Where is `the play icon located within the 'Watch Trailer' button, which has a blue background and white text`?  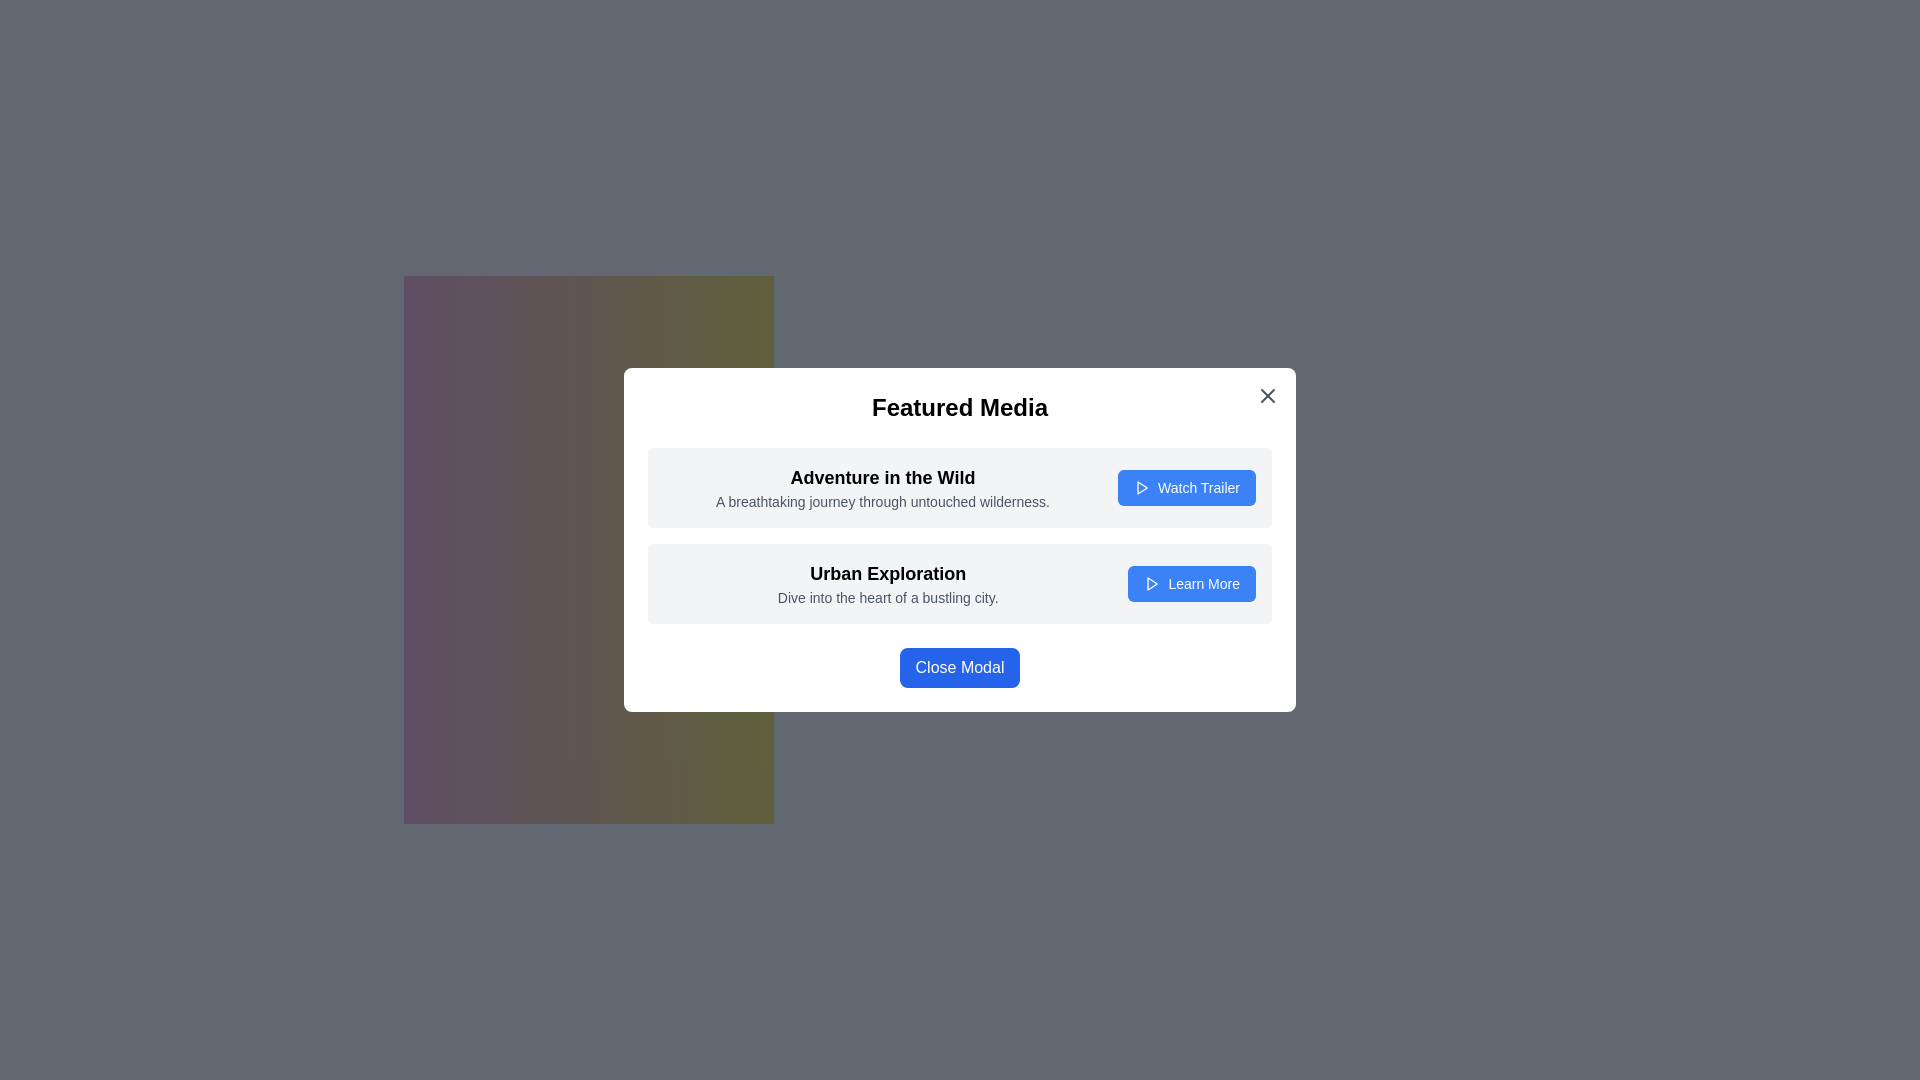
the play icon located within the 'Watch Trailer' button, which has a blue background and white text is located at coordinates (1142, 488).